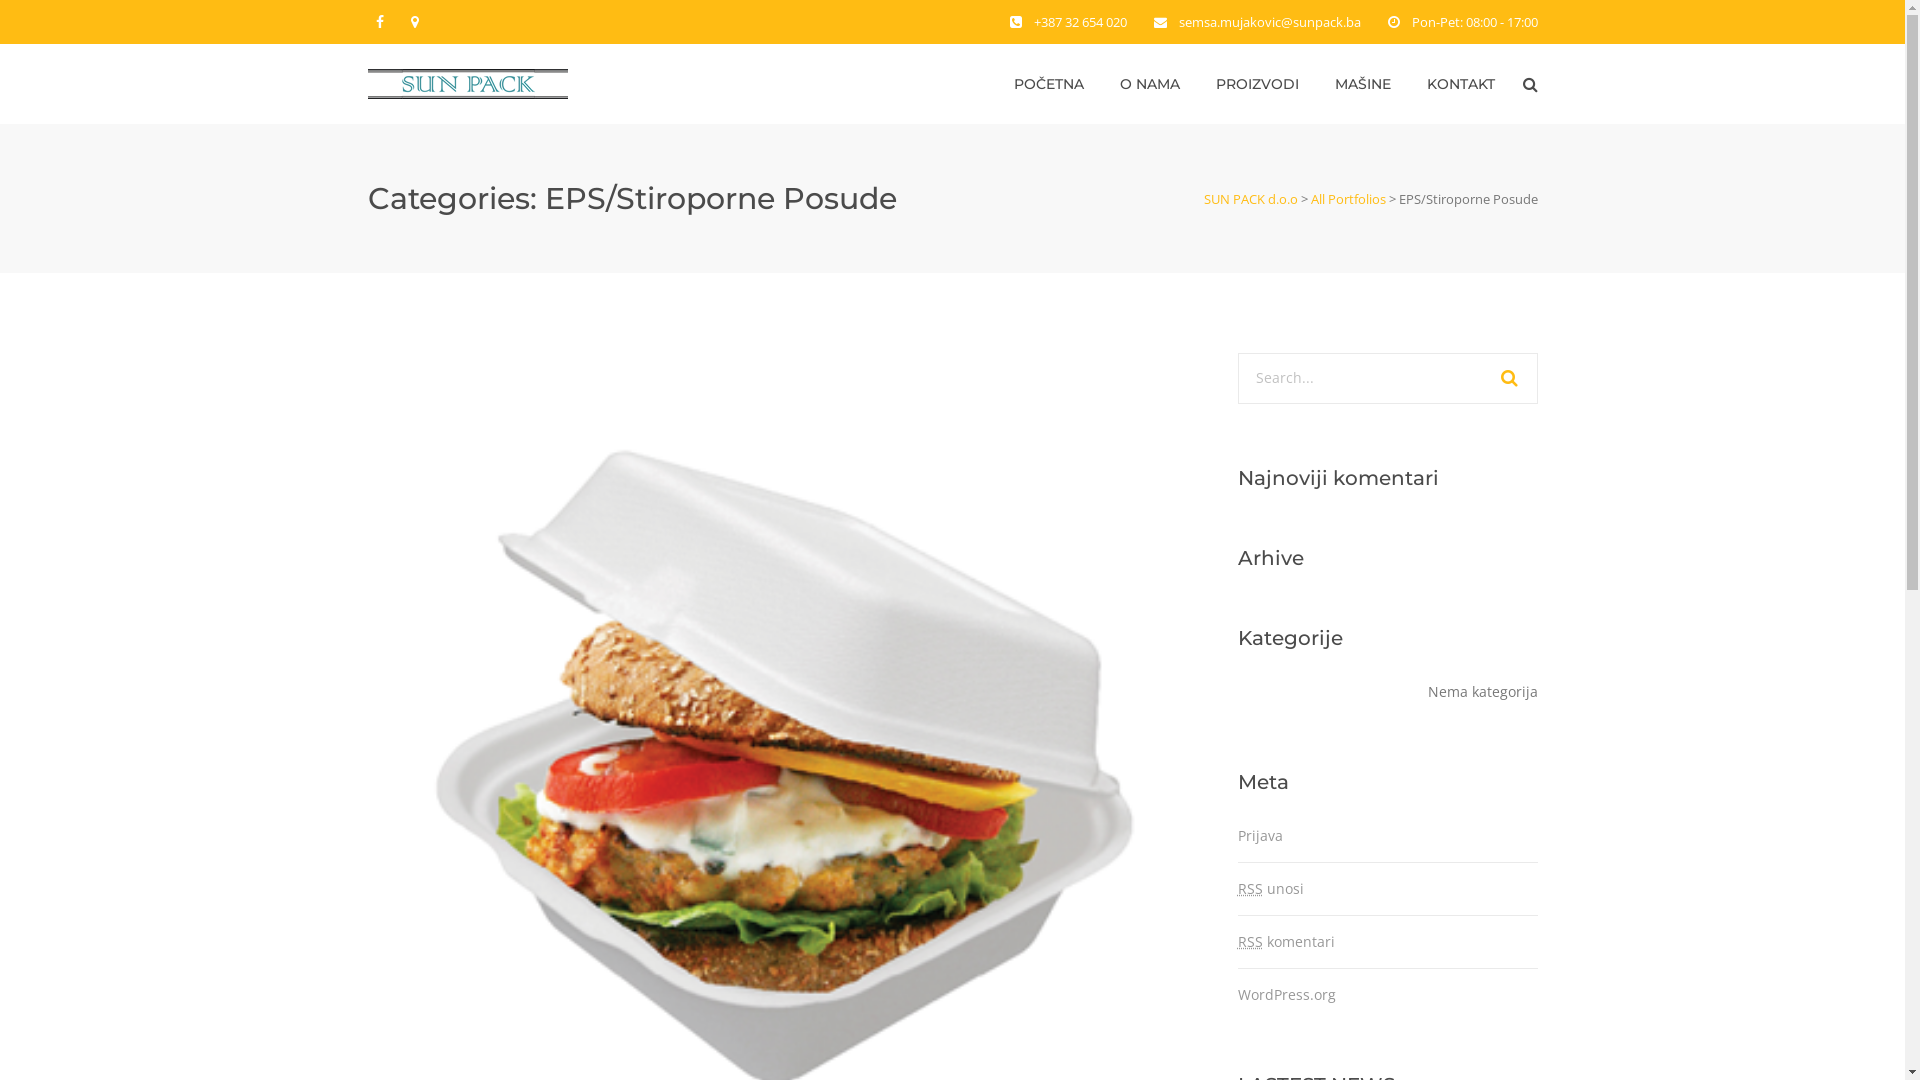 The width and height of the screenshot is (1920, 1080). Describe the element at coordinates (1250, 199) in the screenshot. I see `'SUN PACK d.o.o'` at that location.